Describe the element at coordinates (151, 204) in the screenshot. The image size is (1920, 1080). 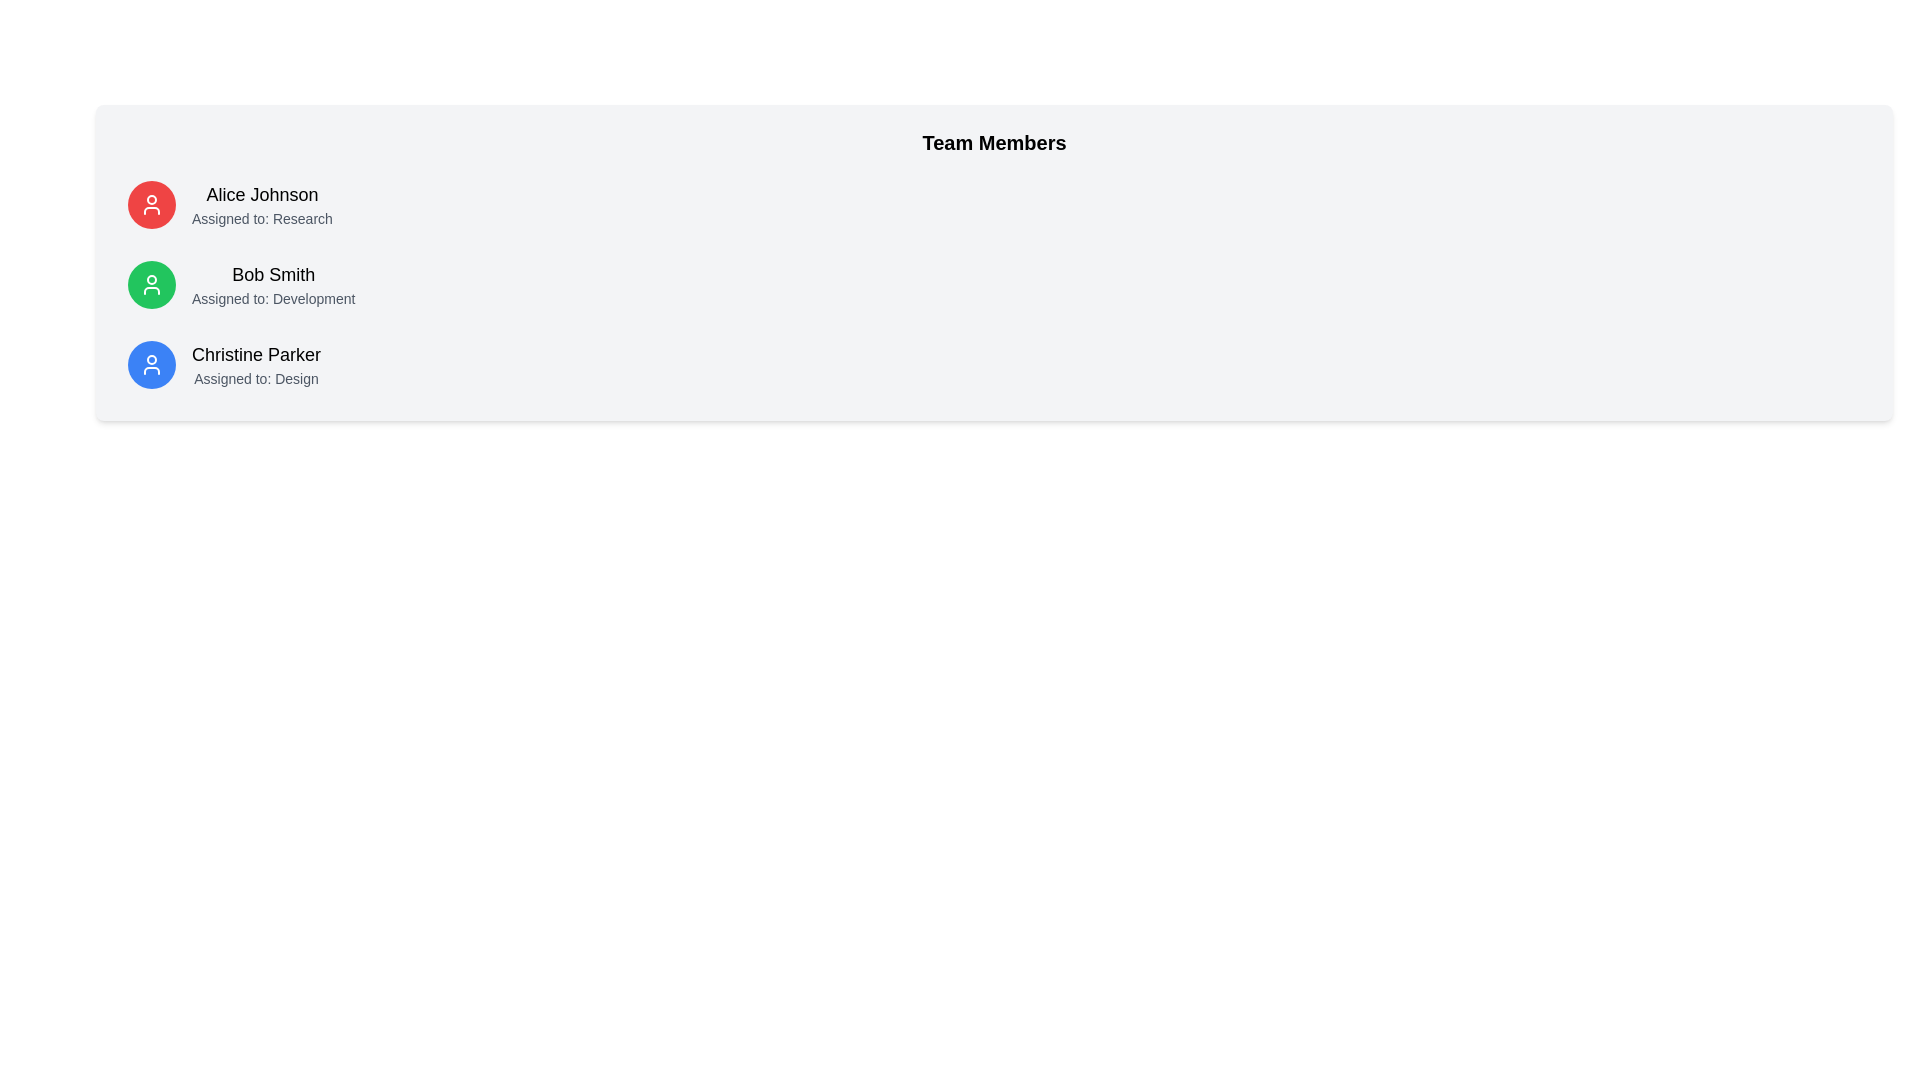
I see `the Profile Picture representing user 'Alice Johnson', which is located on the far left of the first row in the list of team members` at that location.